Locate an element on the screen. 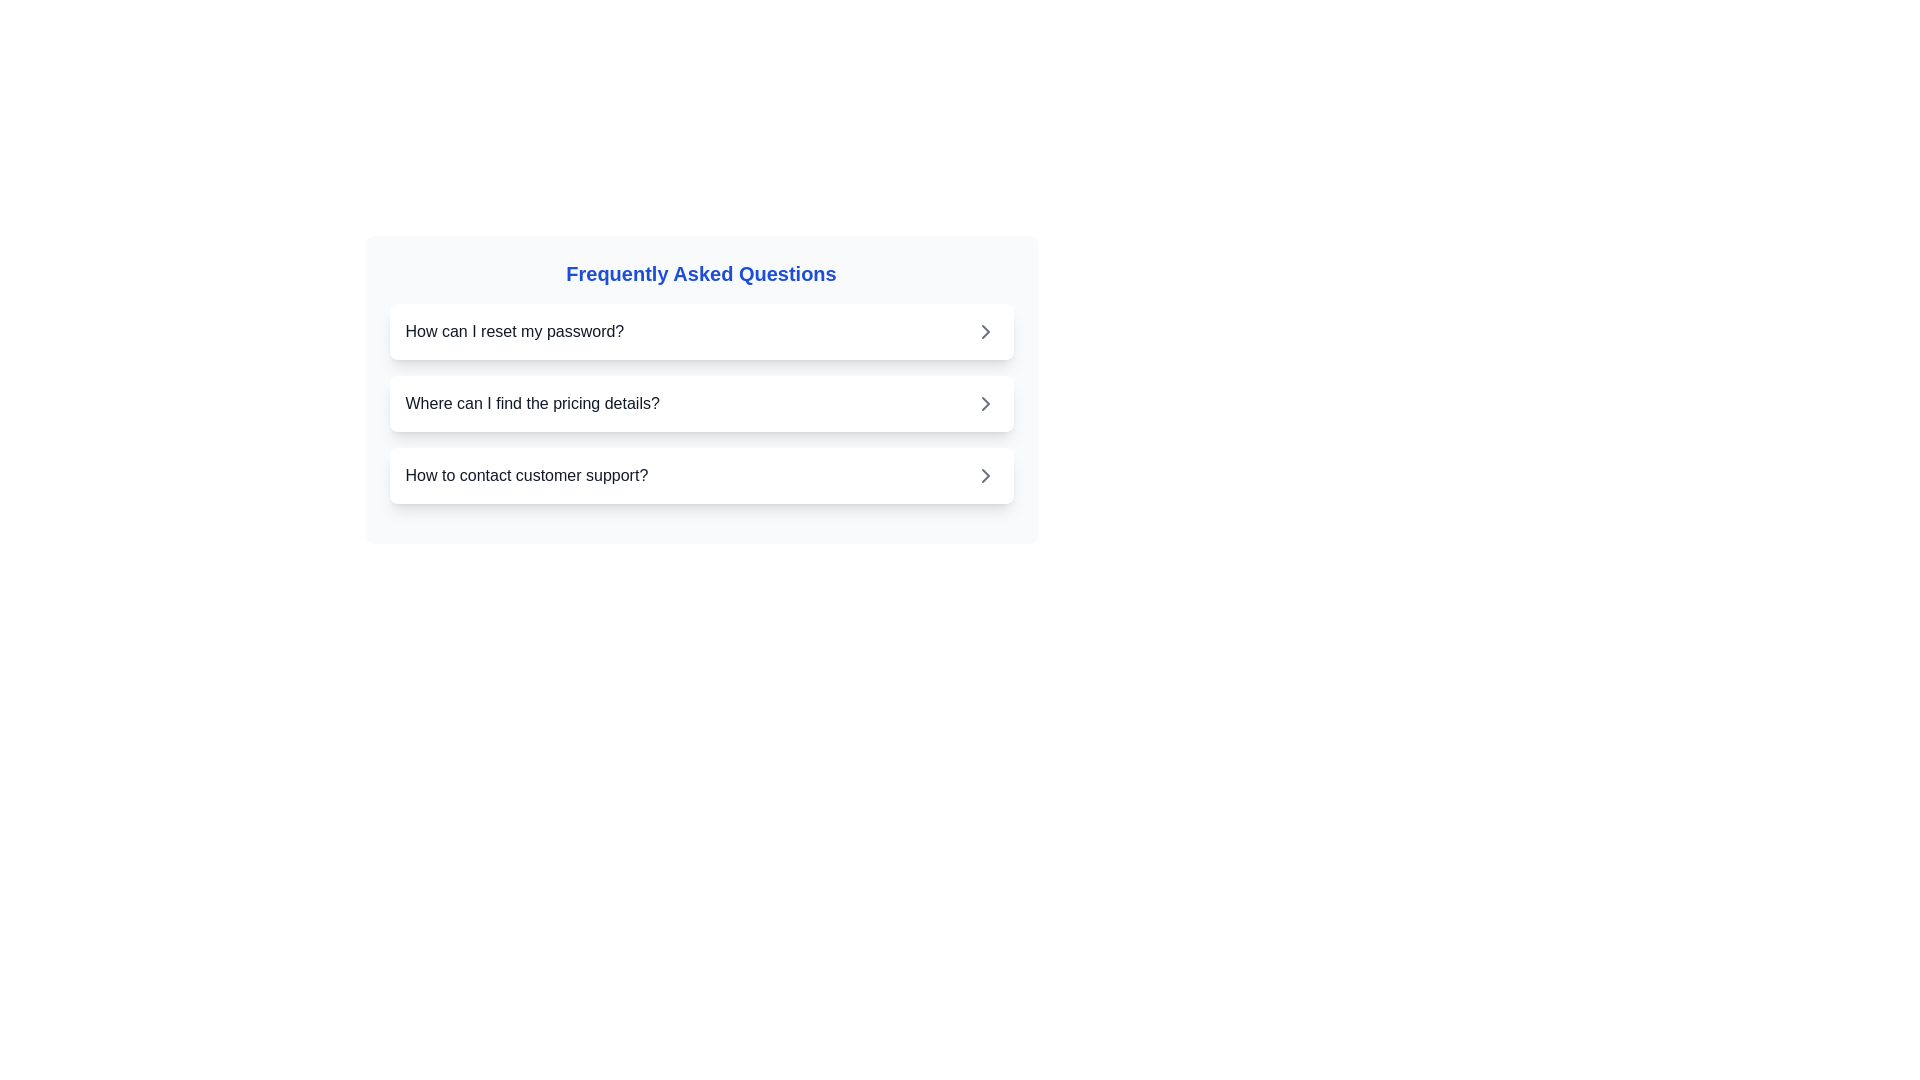  the Chevron icon is located at coordinates (985, 475).